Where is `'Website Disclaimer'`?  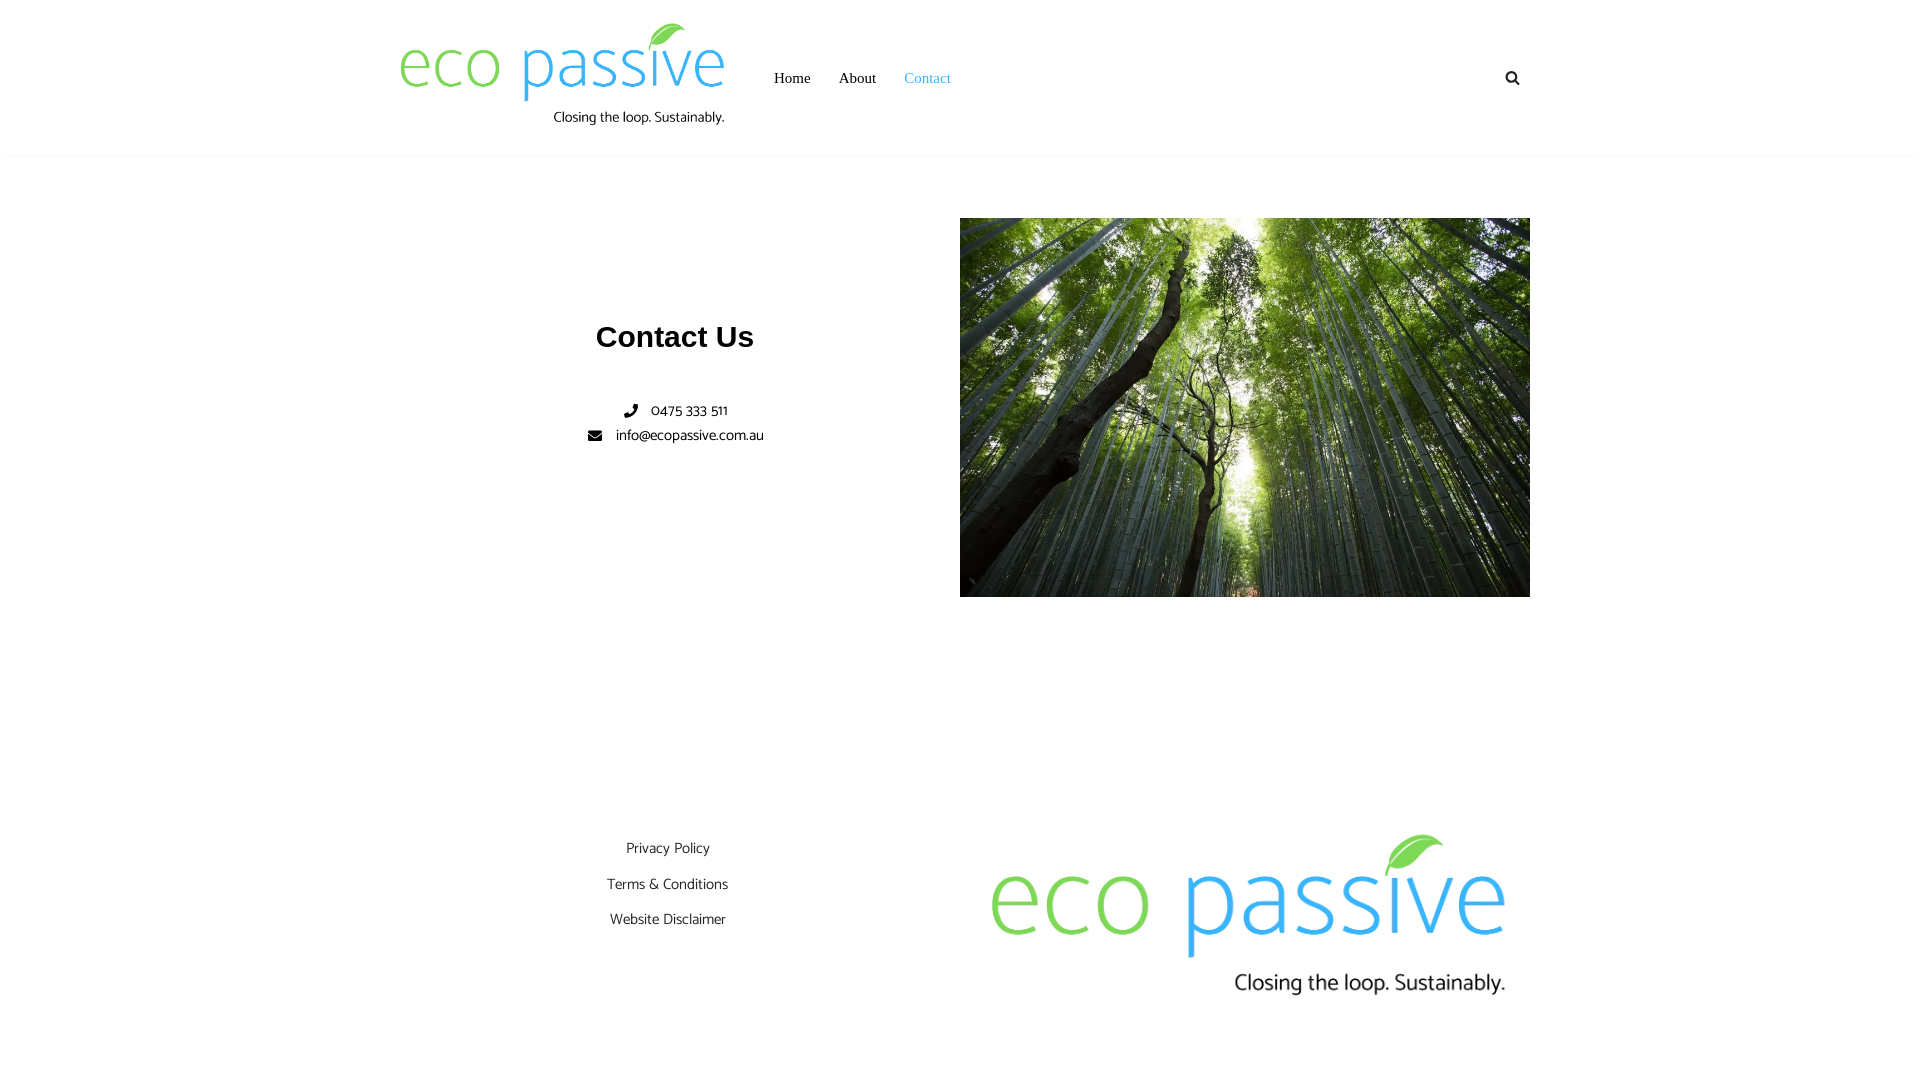 'Website Disclaimer' is located at coordinates (667, 919).